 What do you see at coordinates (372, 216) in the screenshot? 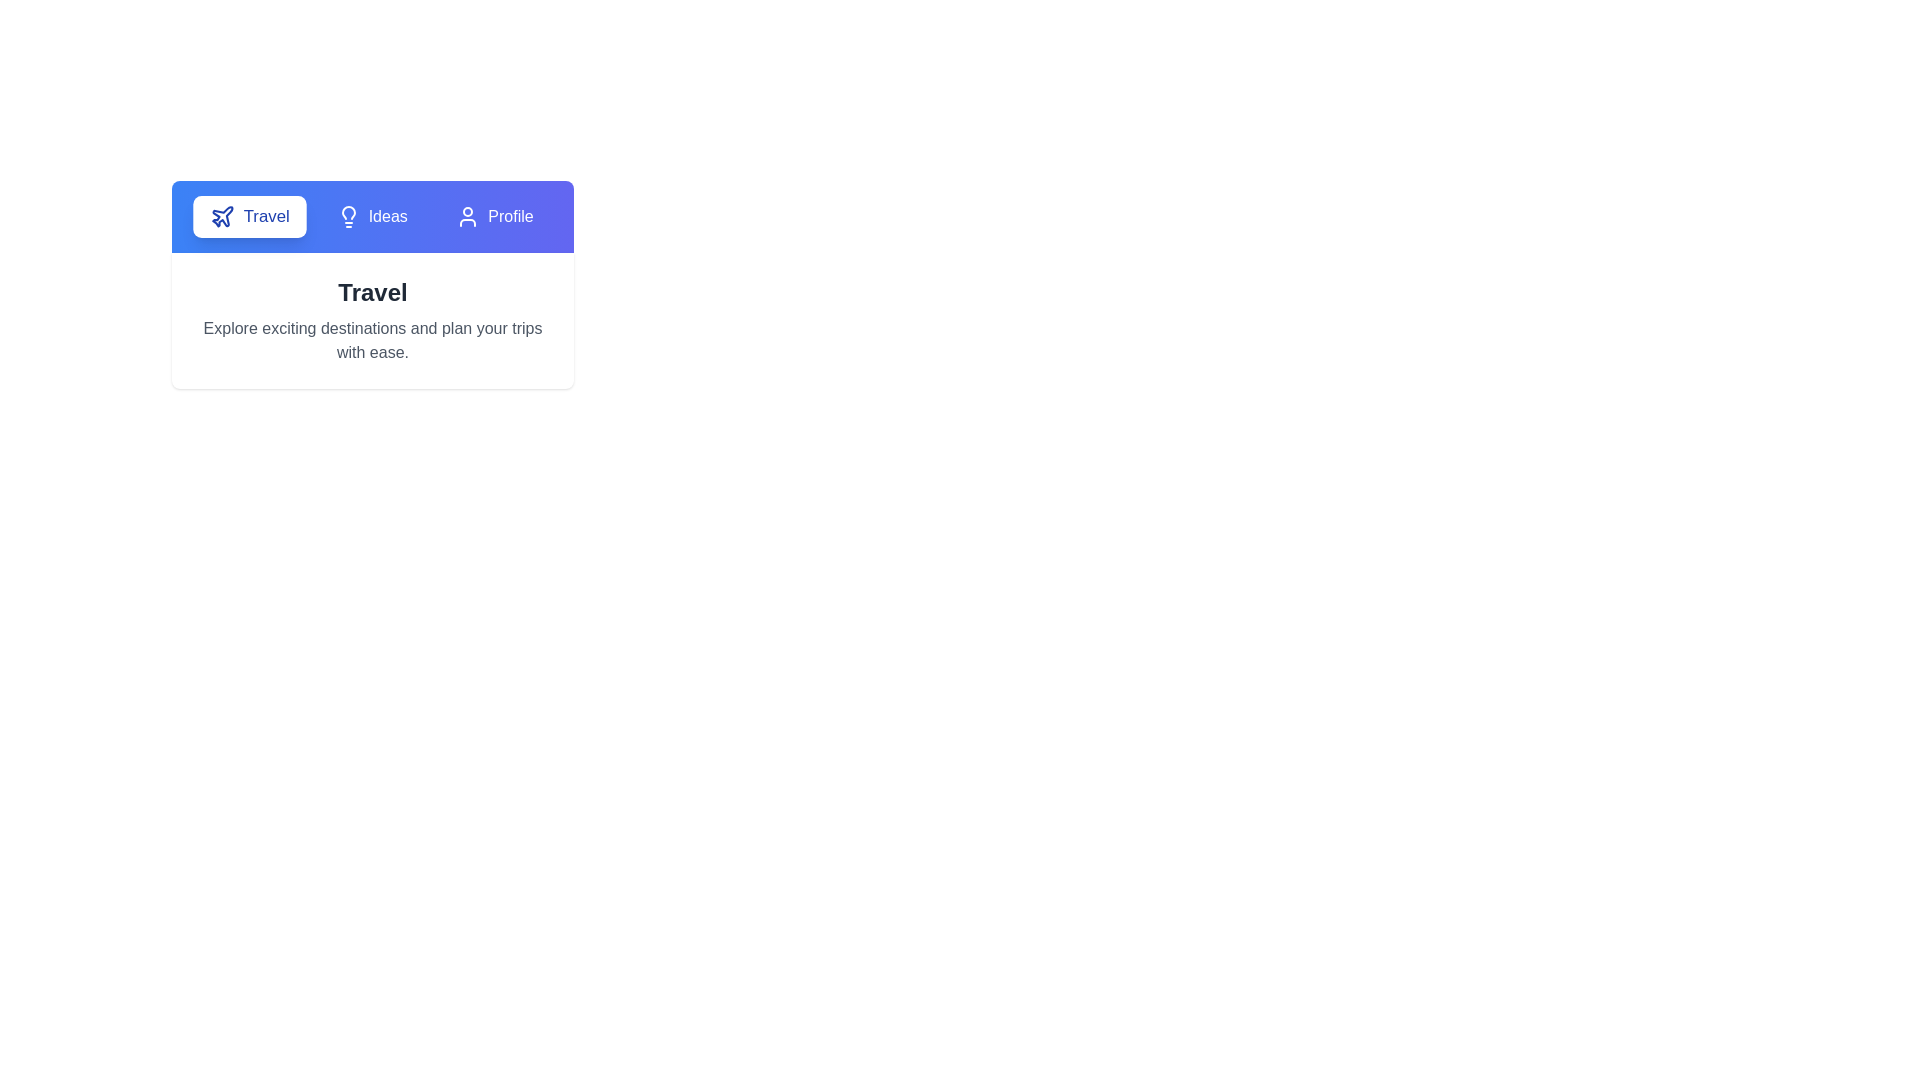
I see `the tab labeled Ideas` at bounding box center [372, 216].